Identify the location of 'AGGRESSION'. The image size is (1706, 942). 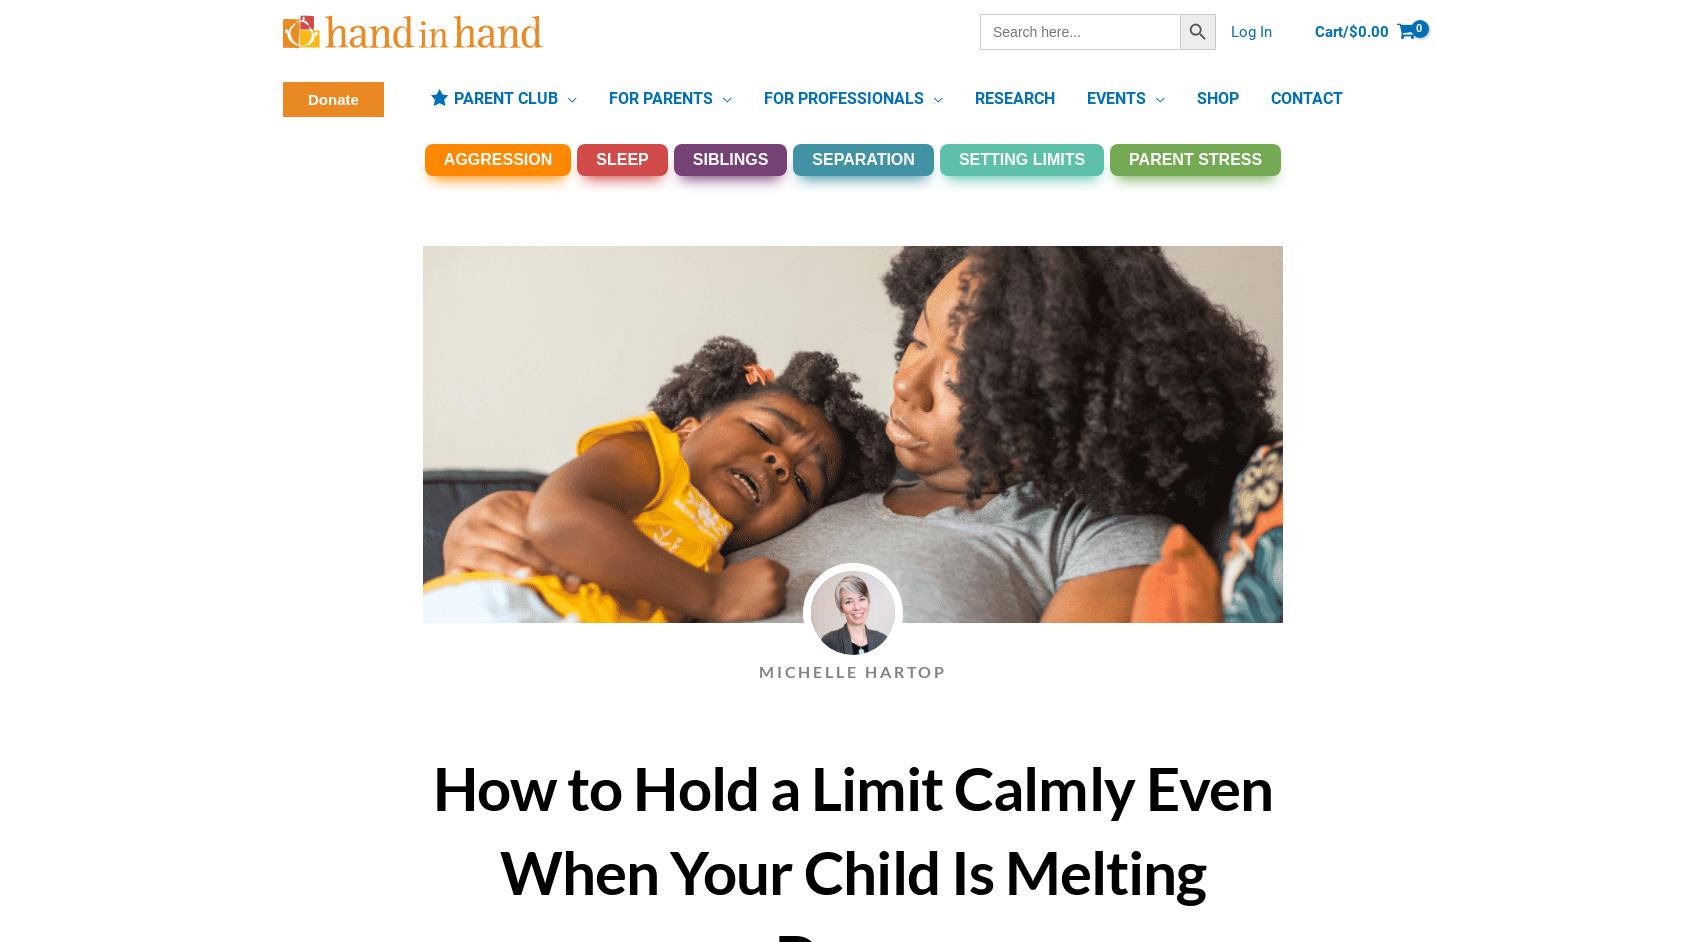
(496, 158).